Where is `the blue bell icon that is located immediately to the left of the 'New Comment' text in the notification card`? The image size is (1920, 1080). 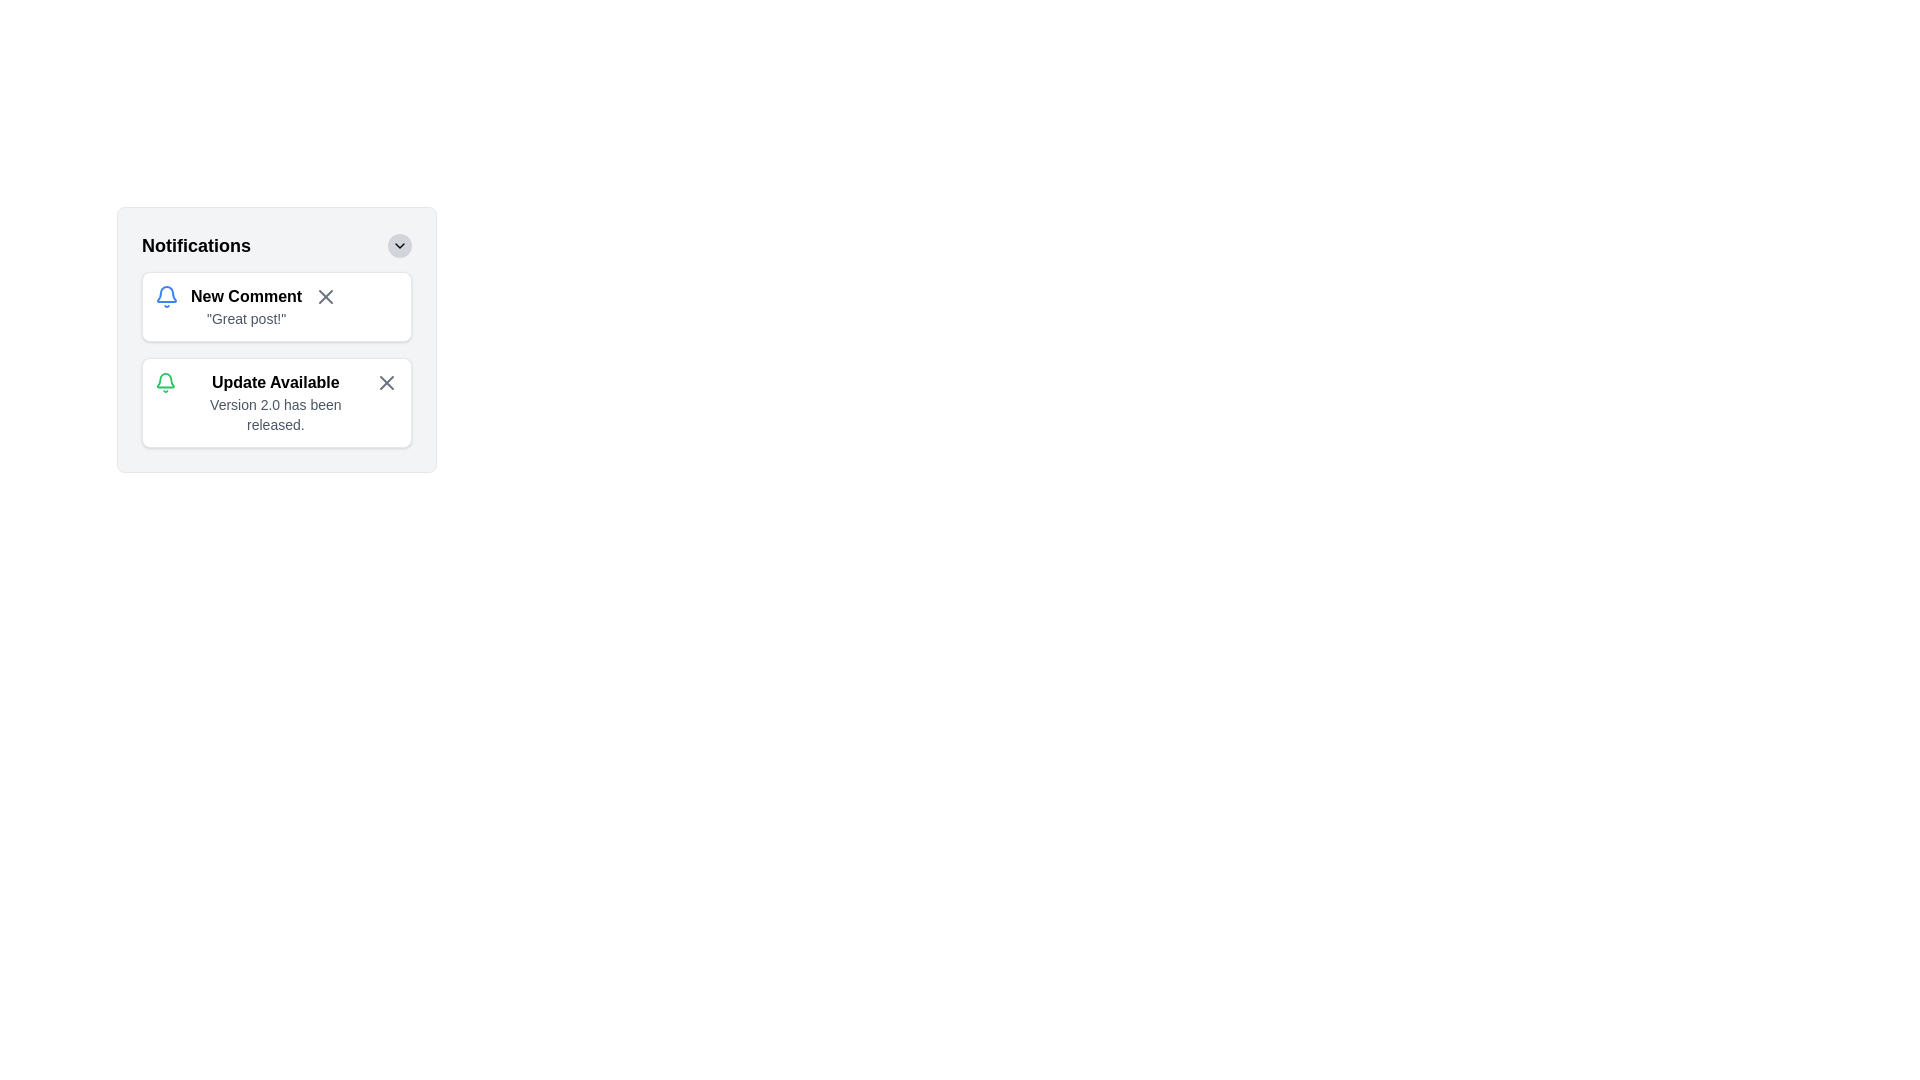
the blue bell icon that is located immediately to the left of the 'New Comment' text in the notification card is located at coordinates (167, 297).